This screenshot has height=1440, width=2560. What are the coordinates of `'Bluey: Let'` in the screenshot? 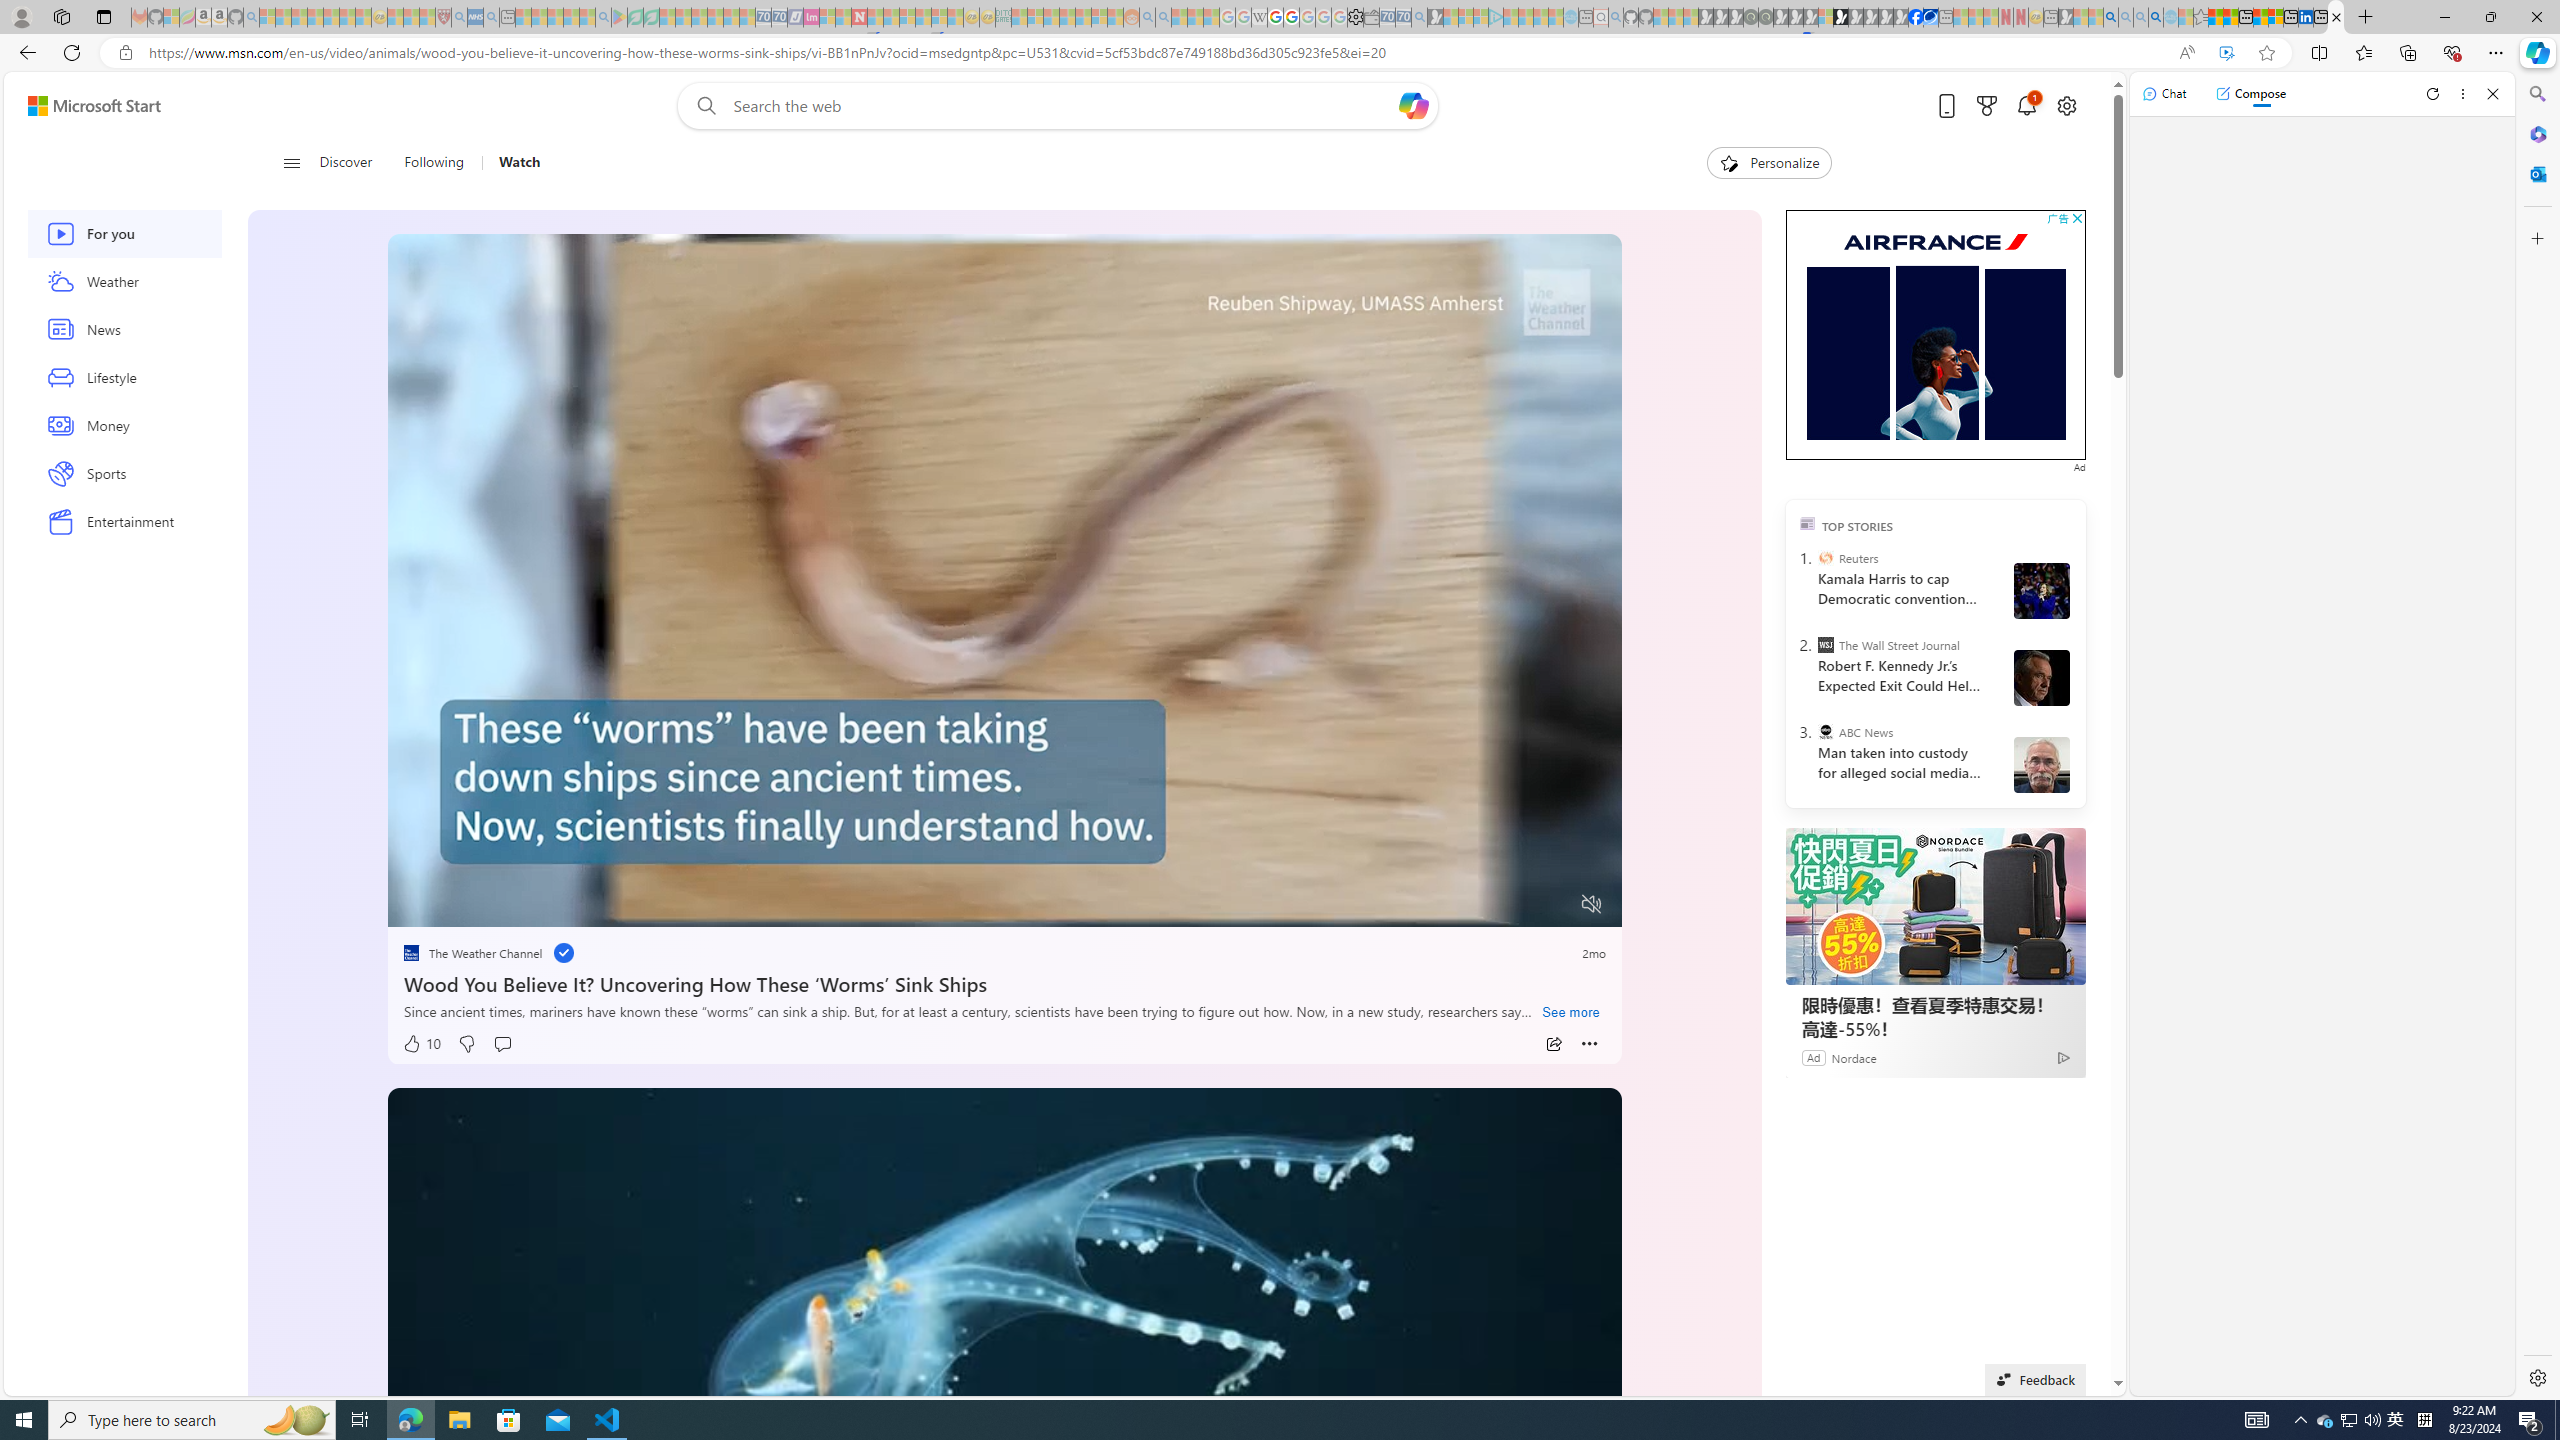 It's located at (619, 16).